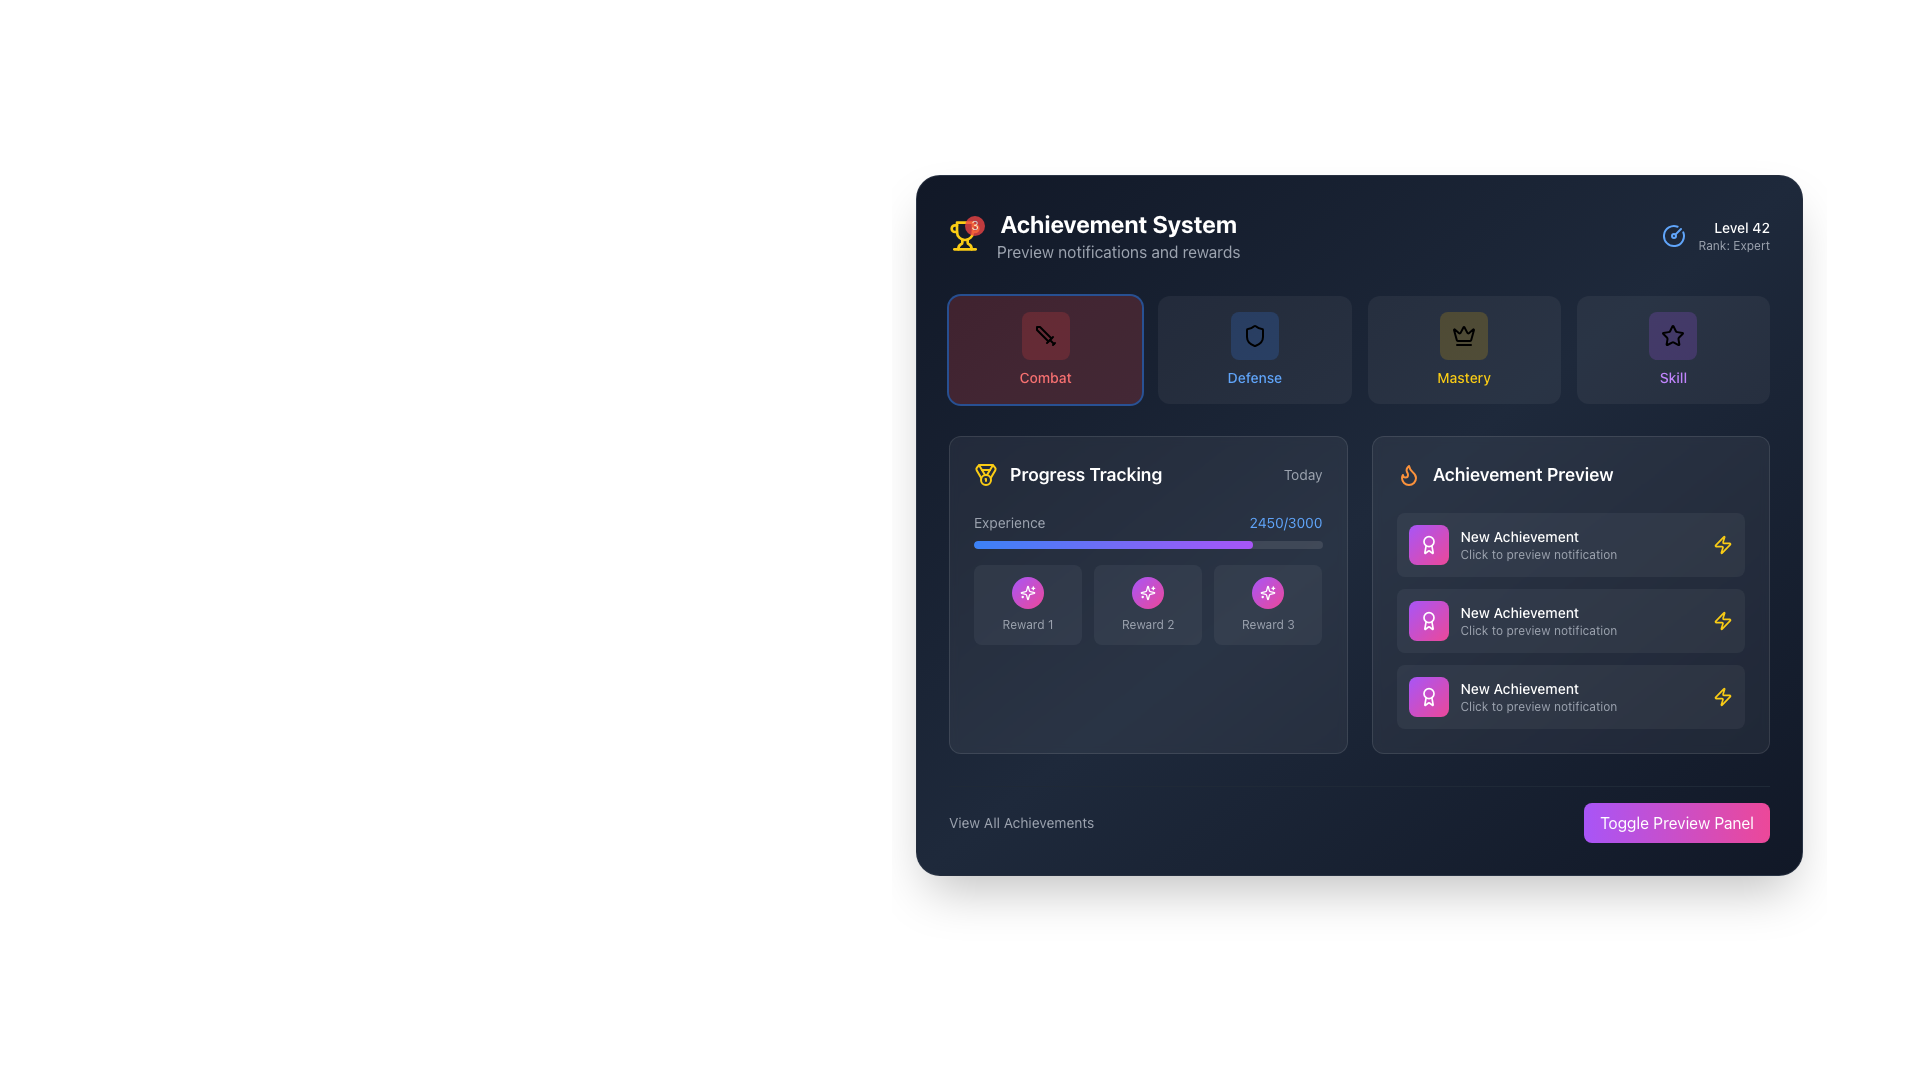  I want to click on the 'Defense' button, which is the second card in a group of four cards aligned horizontally, featuring a shield icon and the word 'Defense' in light blue below it, so click(1253, 349).